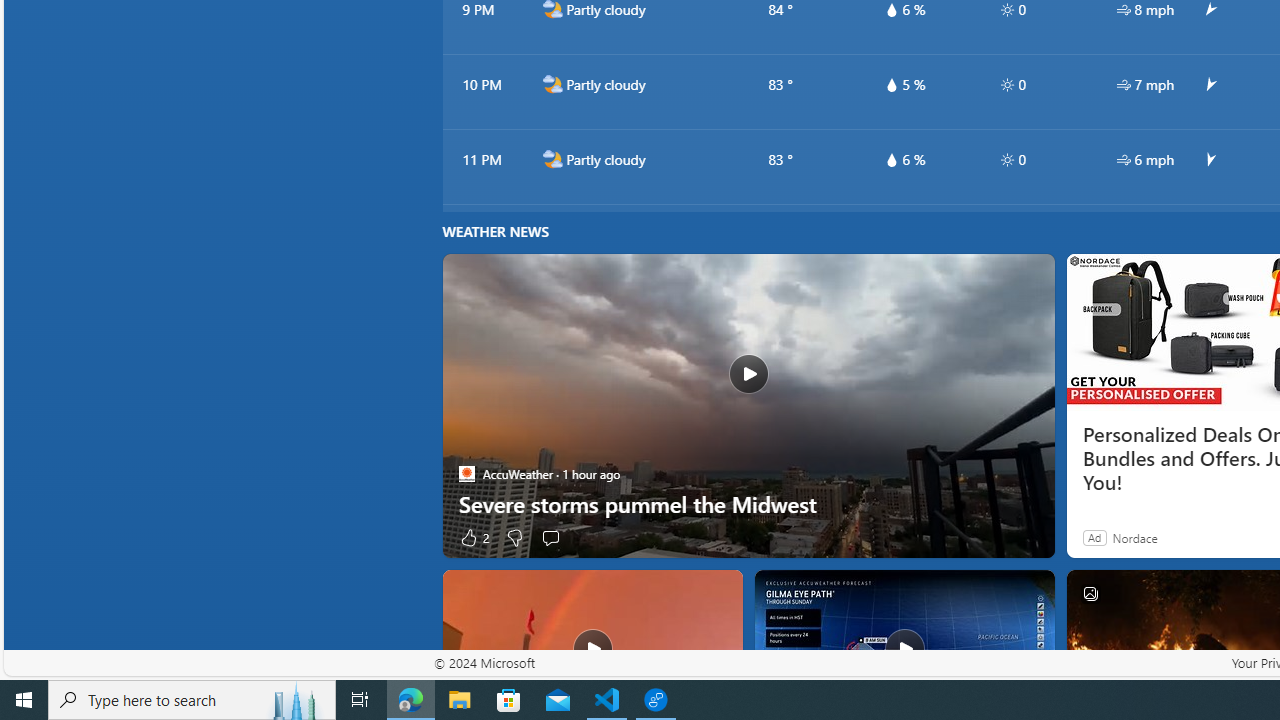 Image resolution: width=1280 pixels, height=720 pixels. What do you see at coordinates (1208, 159) in the screenshot?
I see `'common/arrow'` at bounding box center [1208, 159].